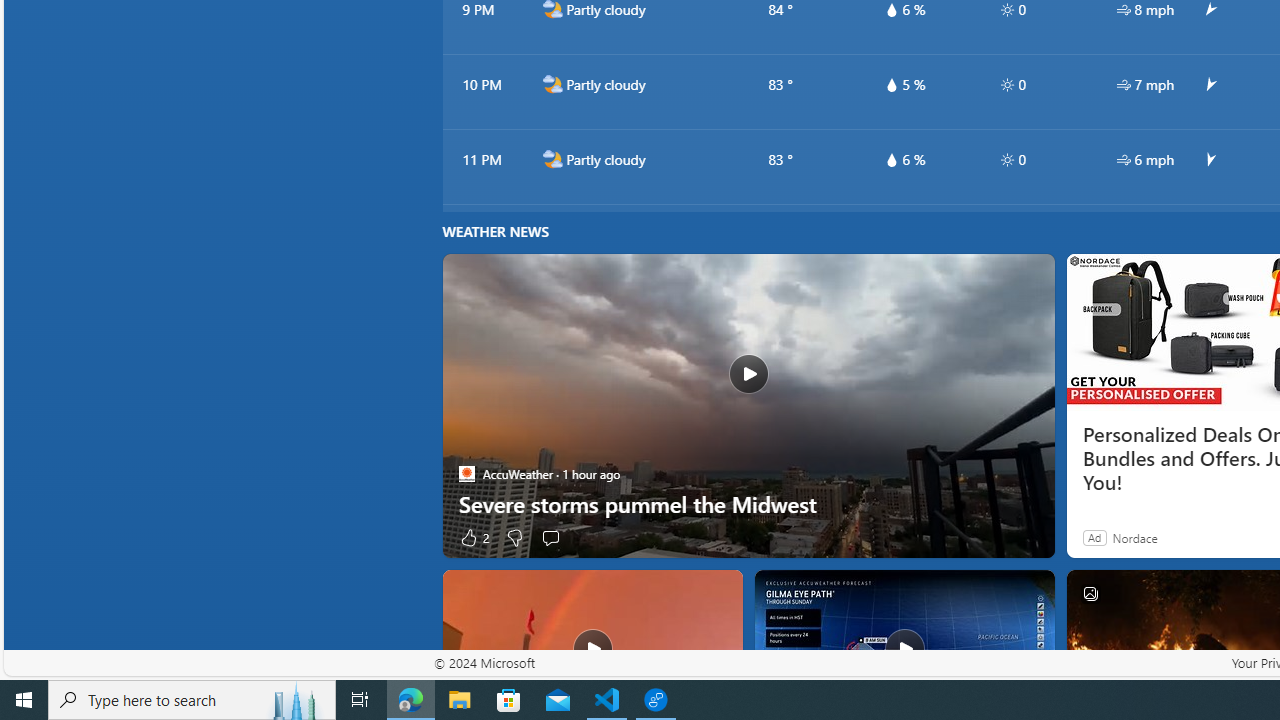 Image resolution: width=1280 pixels, height=720 pixels. What do you see at coordinates (1208, 159) in the screenshot?
I see `'common/arrow'` at bounding box center [1208, 159].